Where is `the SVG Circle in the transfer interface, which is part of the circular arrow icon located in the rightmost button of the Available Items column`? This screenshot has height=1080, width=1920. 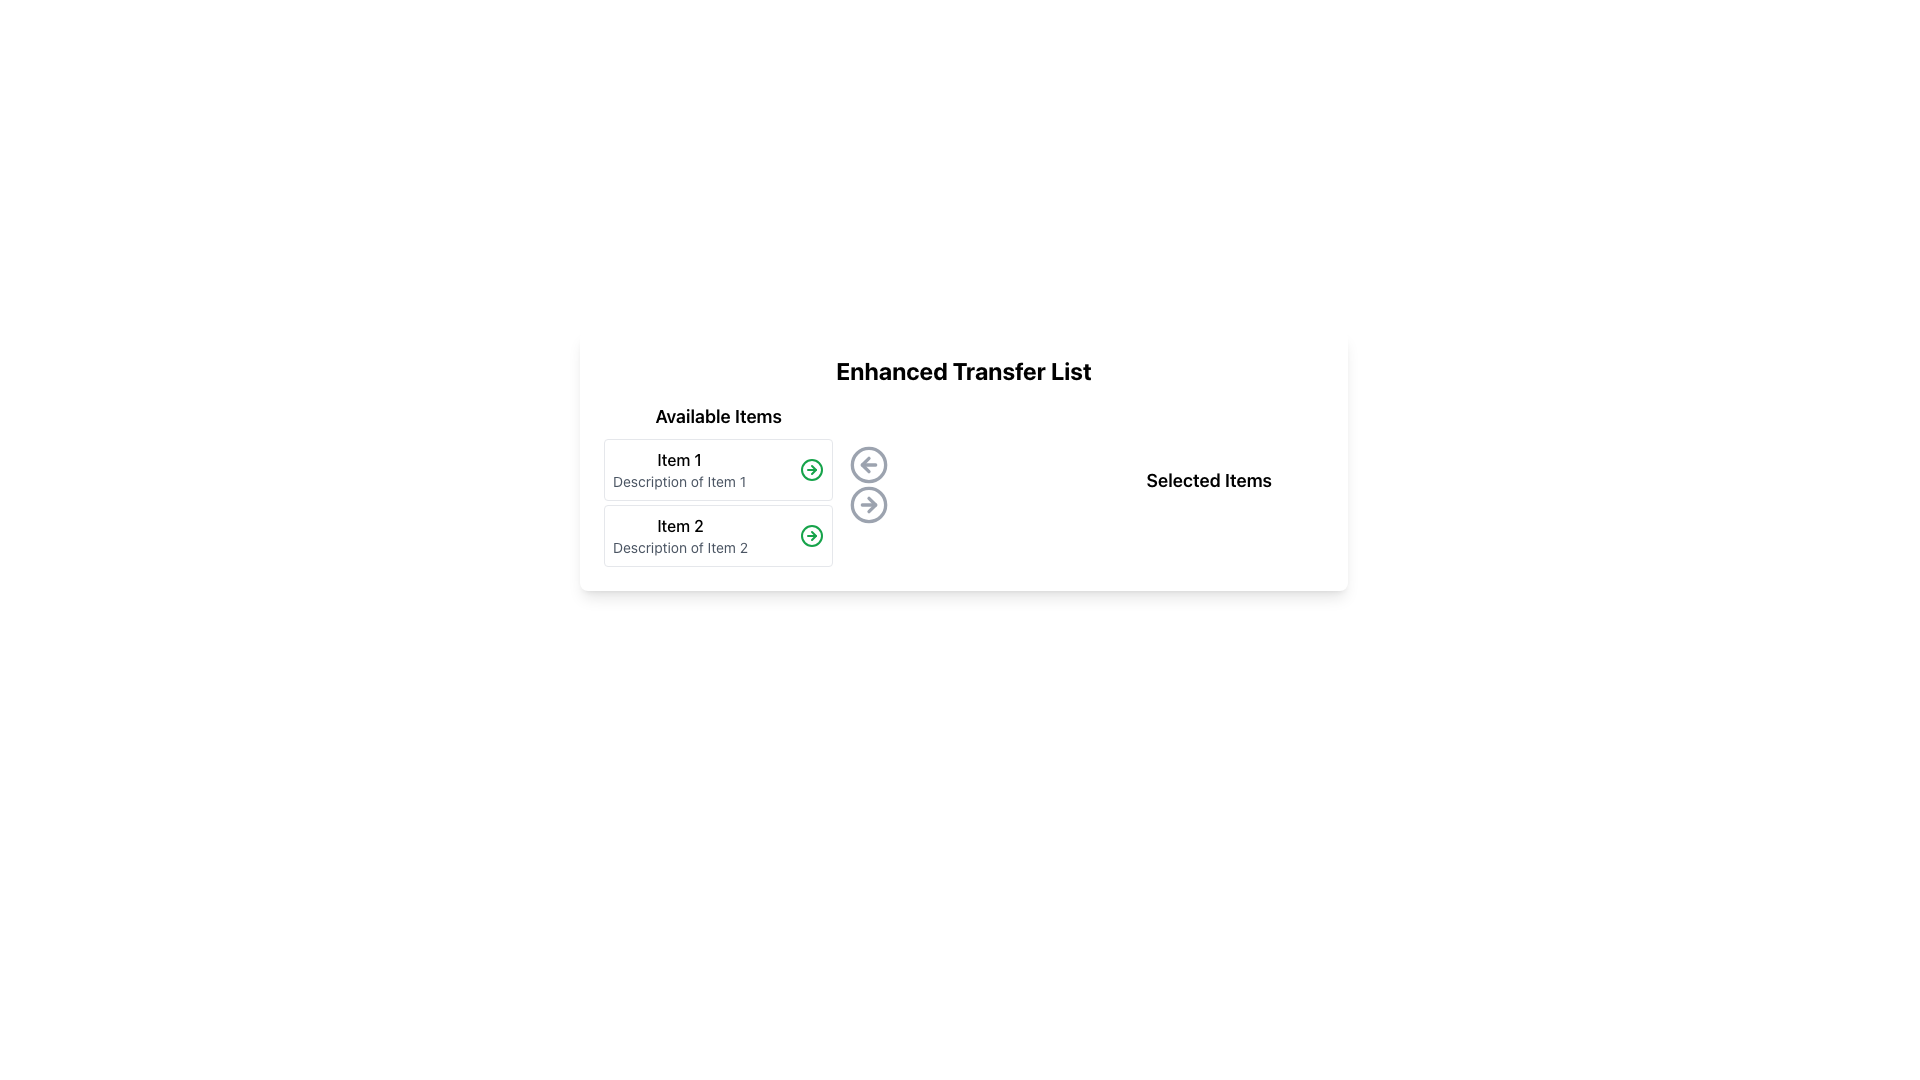 the SVG Circle in the transfer interface, which is part of the circular arrow icon located in the rightmost button of the Available Items column is located at coordinates (869, 504).